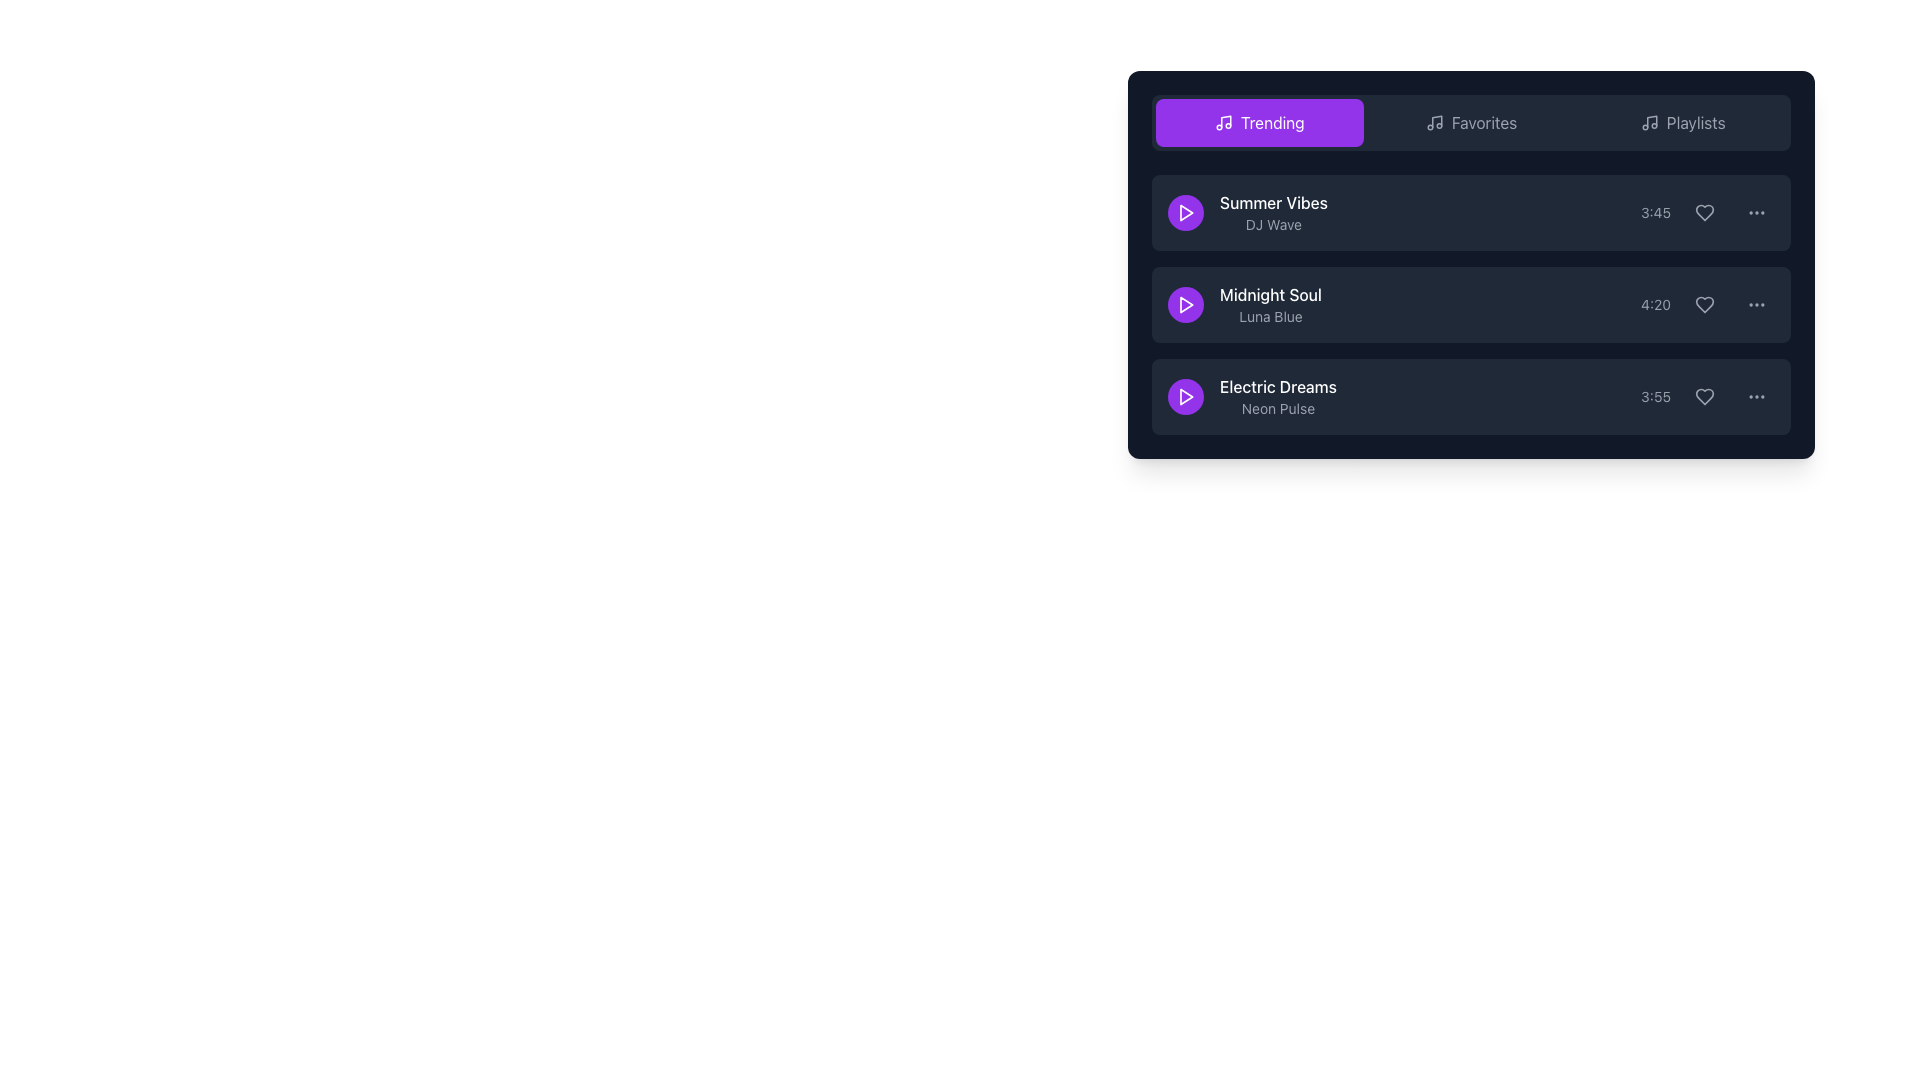 This screenshot has width=1920, height=1080. What do you see at coordinates (1656, 397) in the screenshot?
I see `the static label displaying the time '3:55' in gray font located in the bottom-right portion of the third row within the playlist interface` at bounding box center [1656, 397].